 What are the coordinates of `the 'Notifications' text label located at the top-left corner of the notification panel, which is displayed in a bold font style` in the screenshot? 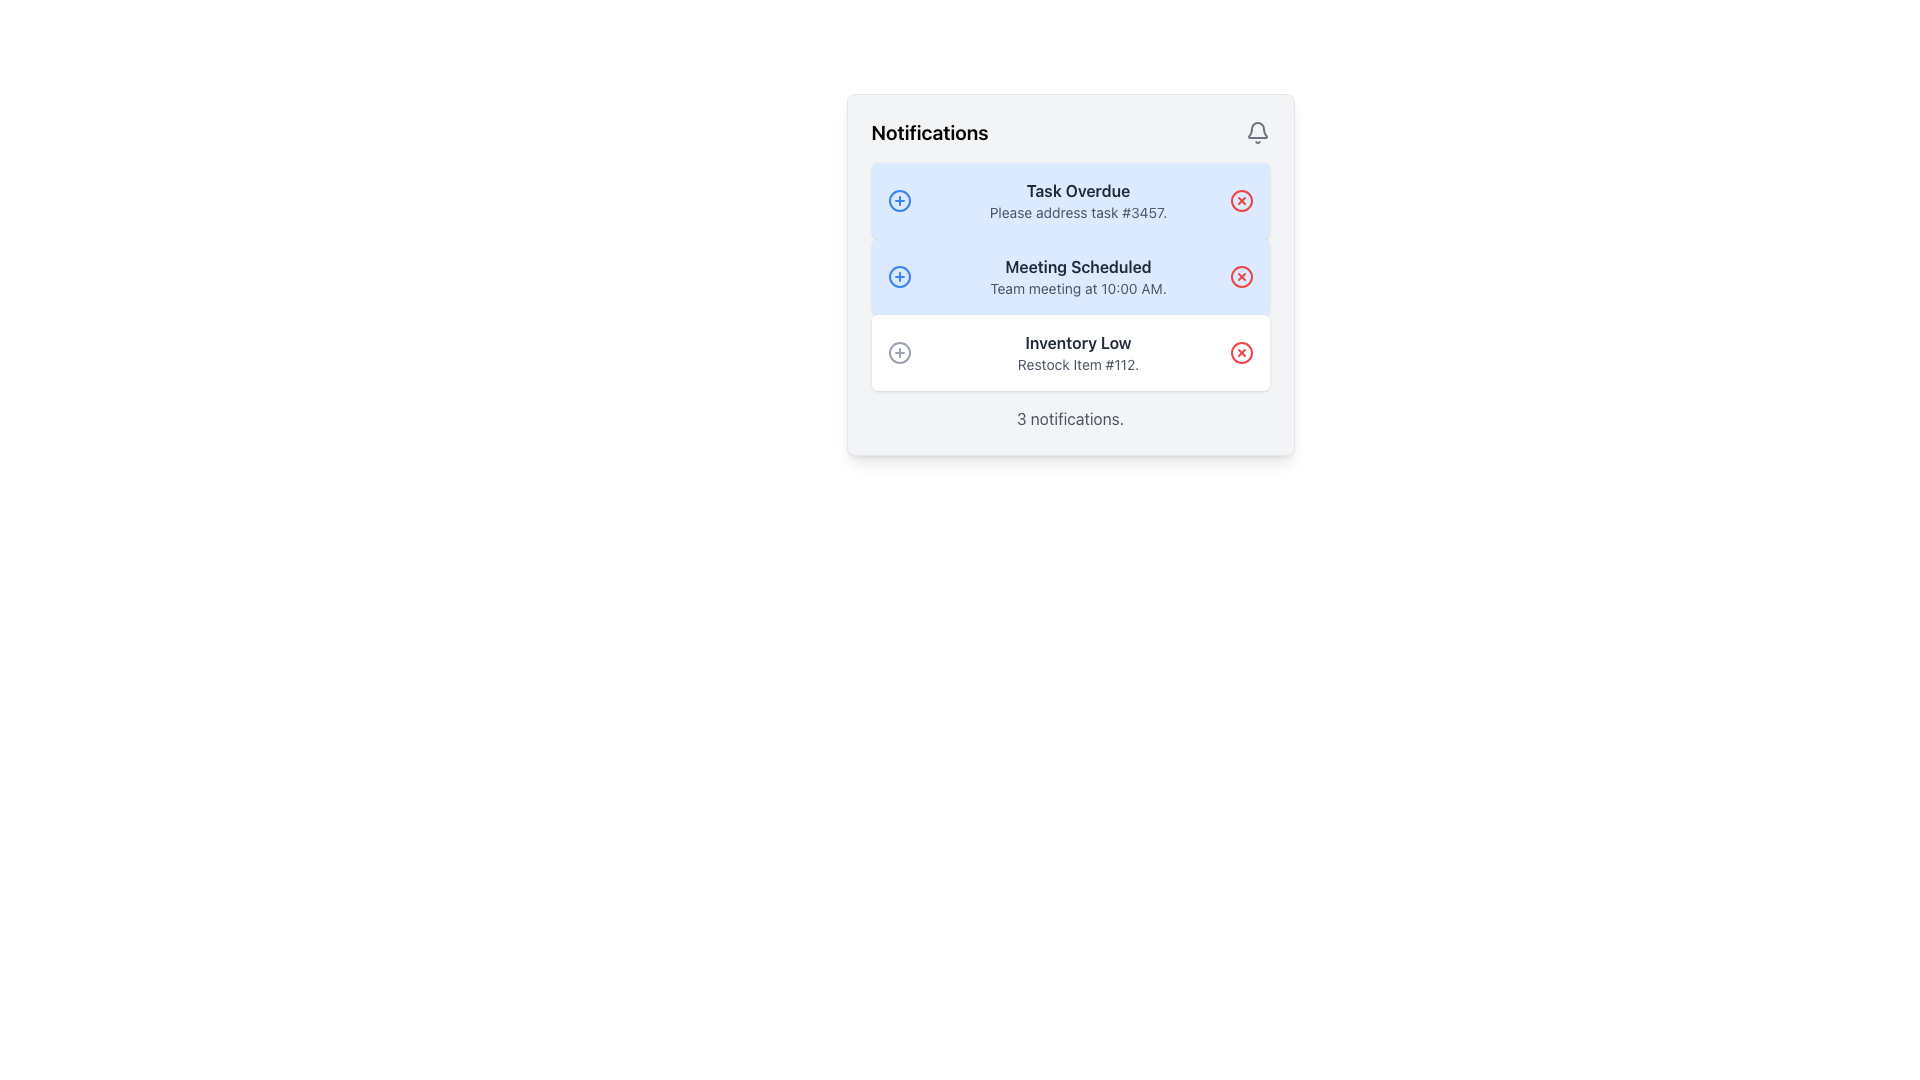 It's located at (929, 132).